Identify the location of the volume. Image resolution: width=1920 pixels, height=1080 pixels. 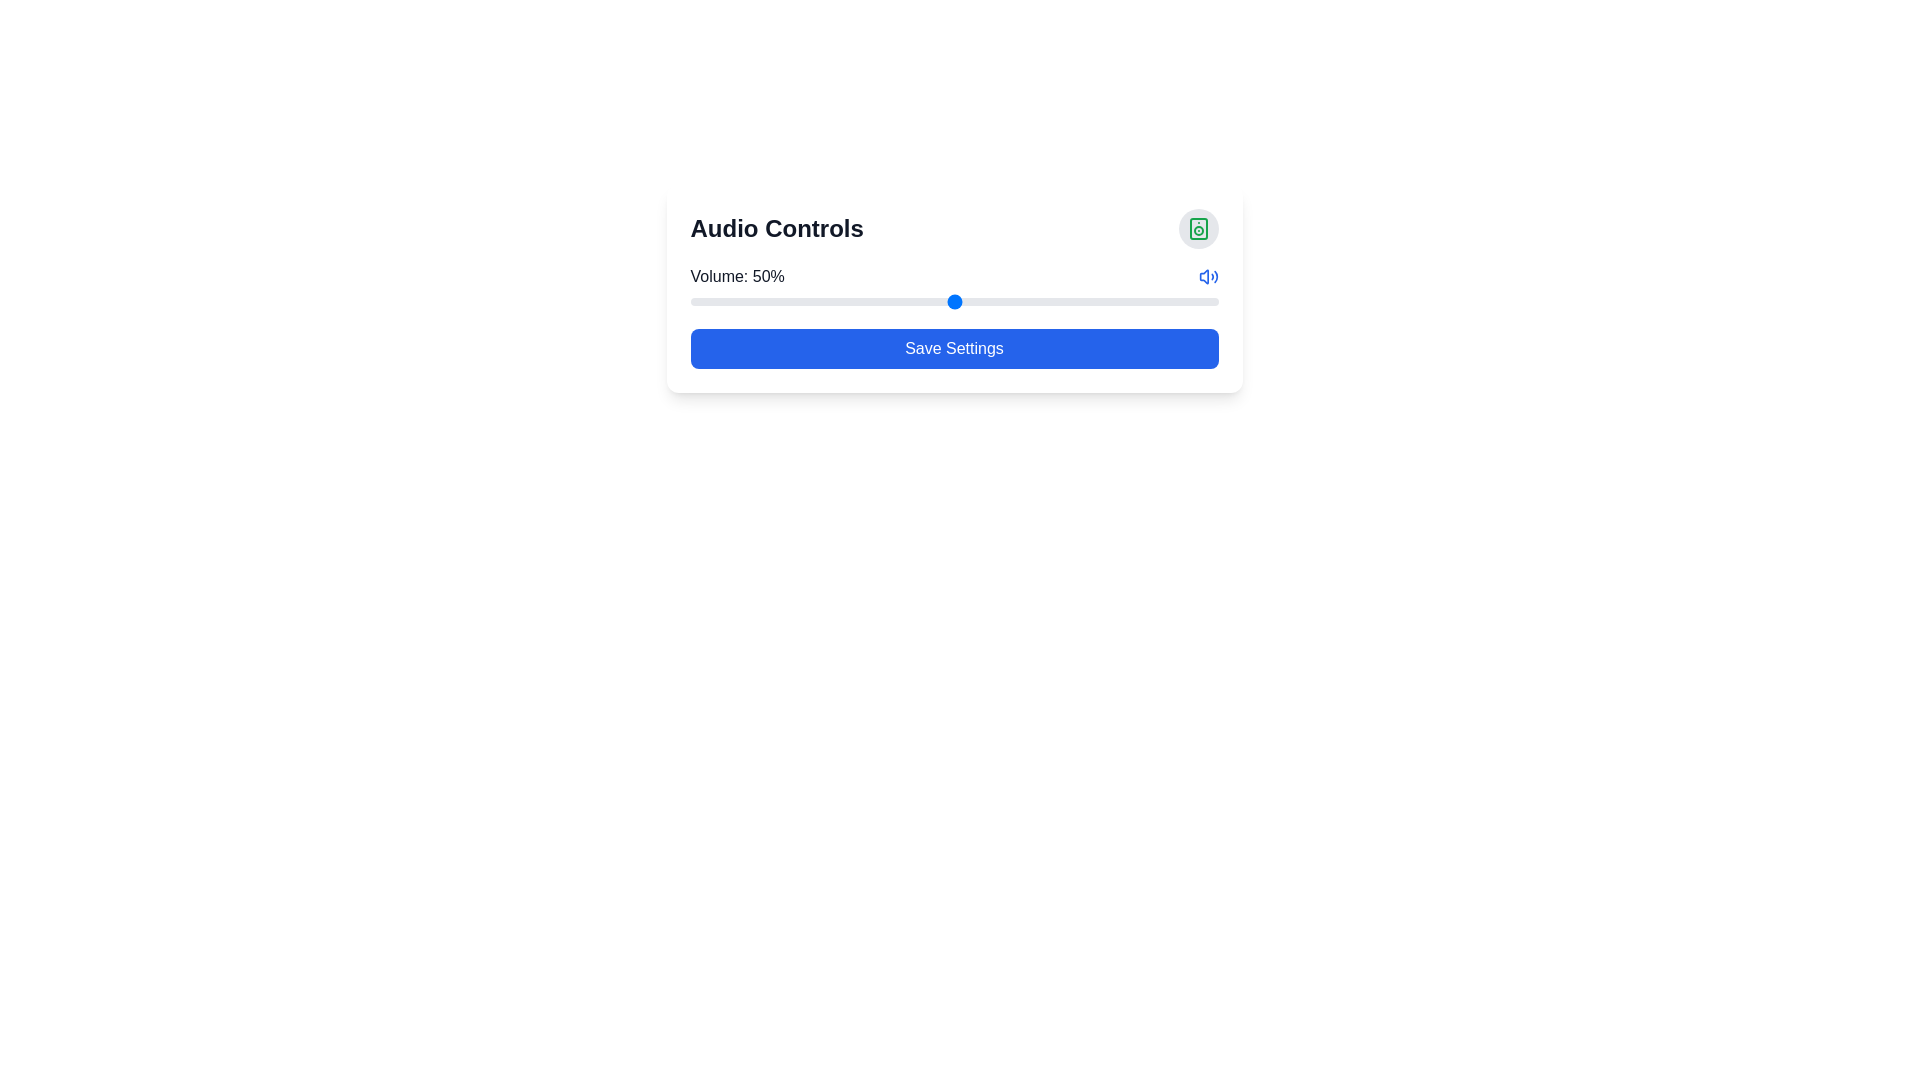
(827, 301).